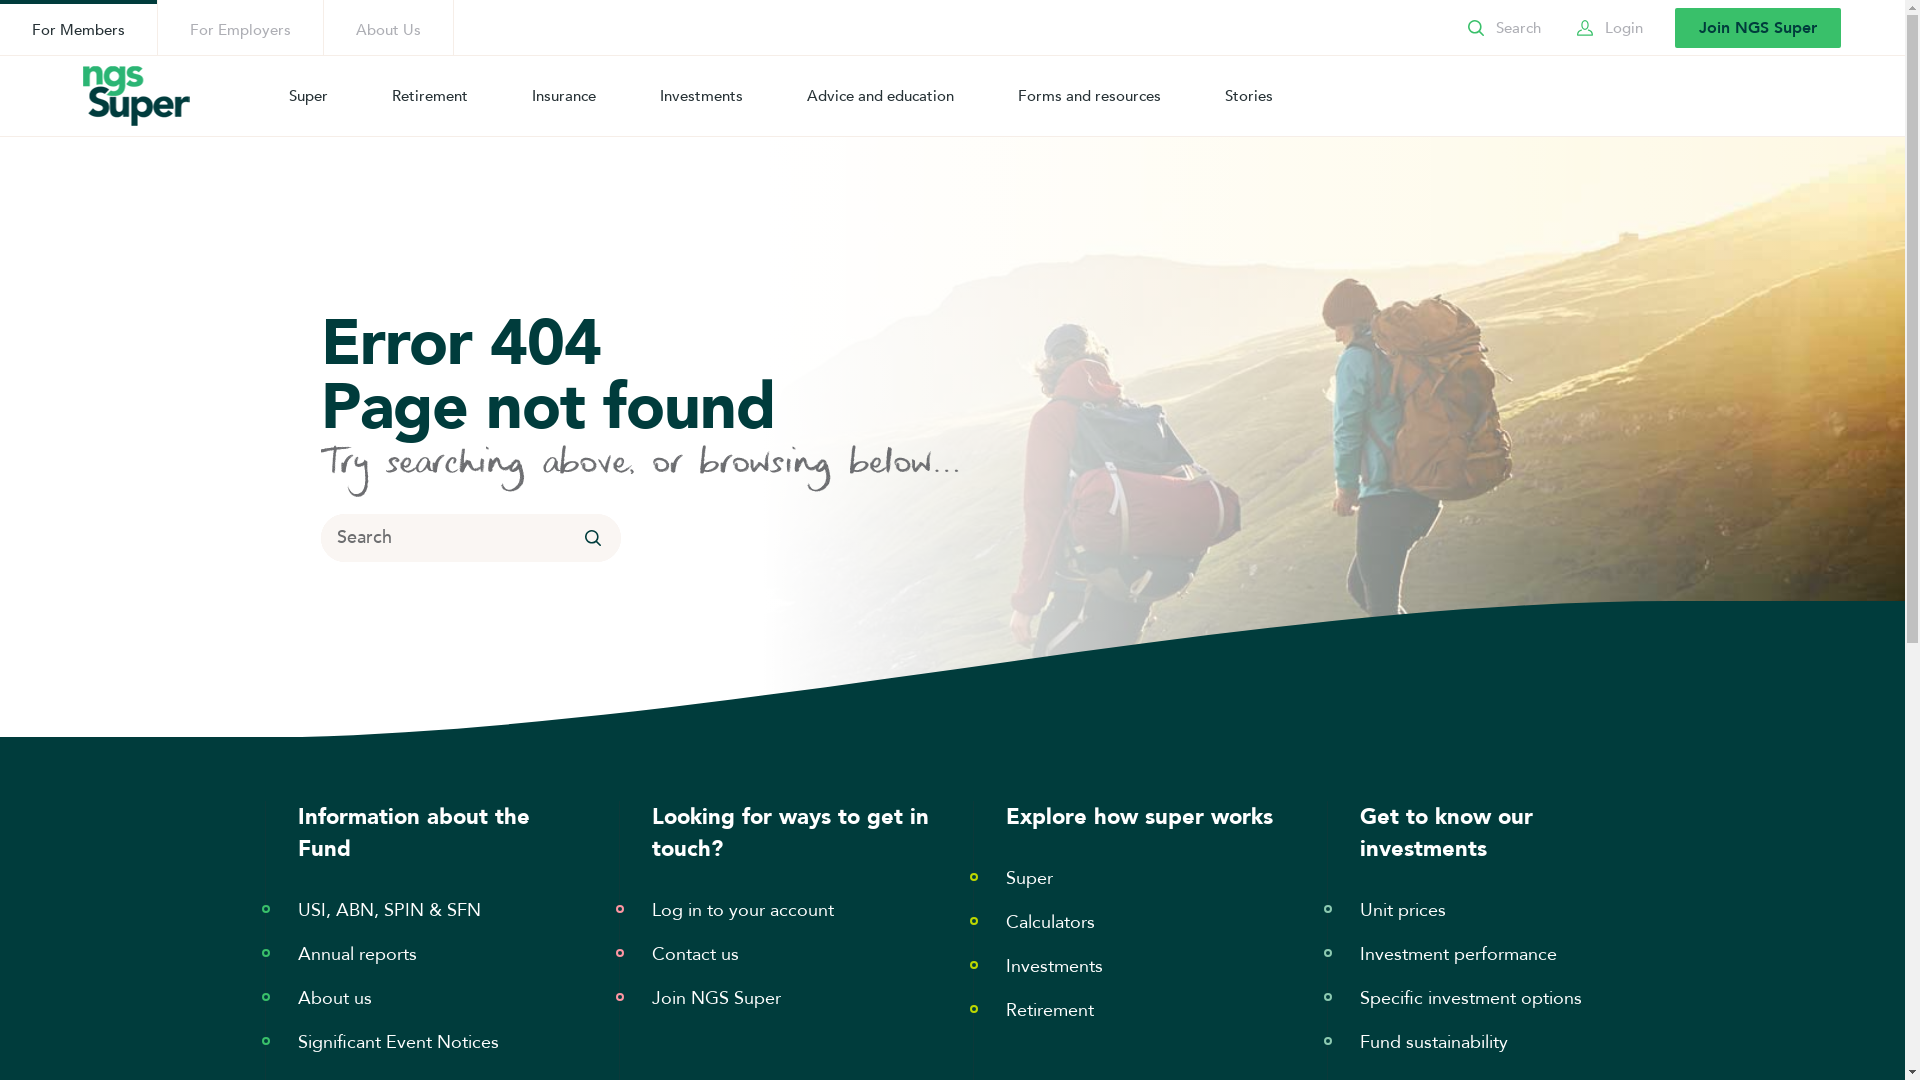 This screenshot has width=1920, height=1080. Describe the element at coordinates (360, 96) in the screenshot. I see `'Retirement'` at that location.